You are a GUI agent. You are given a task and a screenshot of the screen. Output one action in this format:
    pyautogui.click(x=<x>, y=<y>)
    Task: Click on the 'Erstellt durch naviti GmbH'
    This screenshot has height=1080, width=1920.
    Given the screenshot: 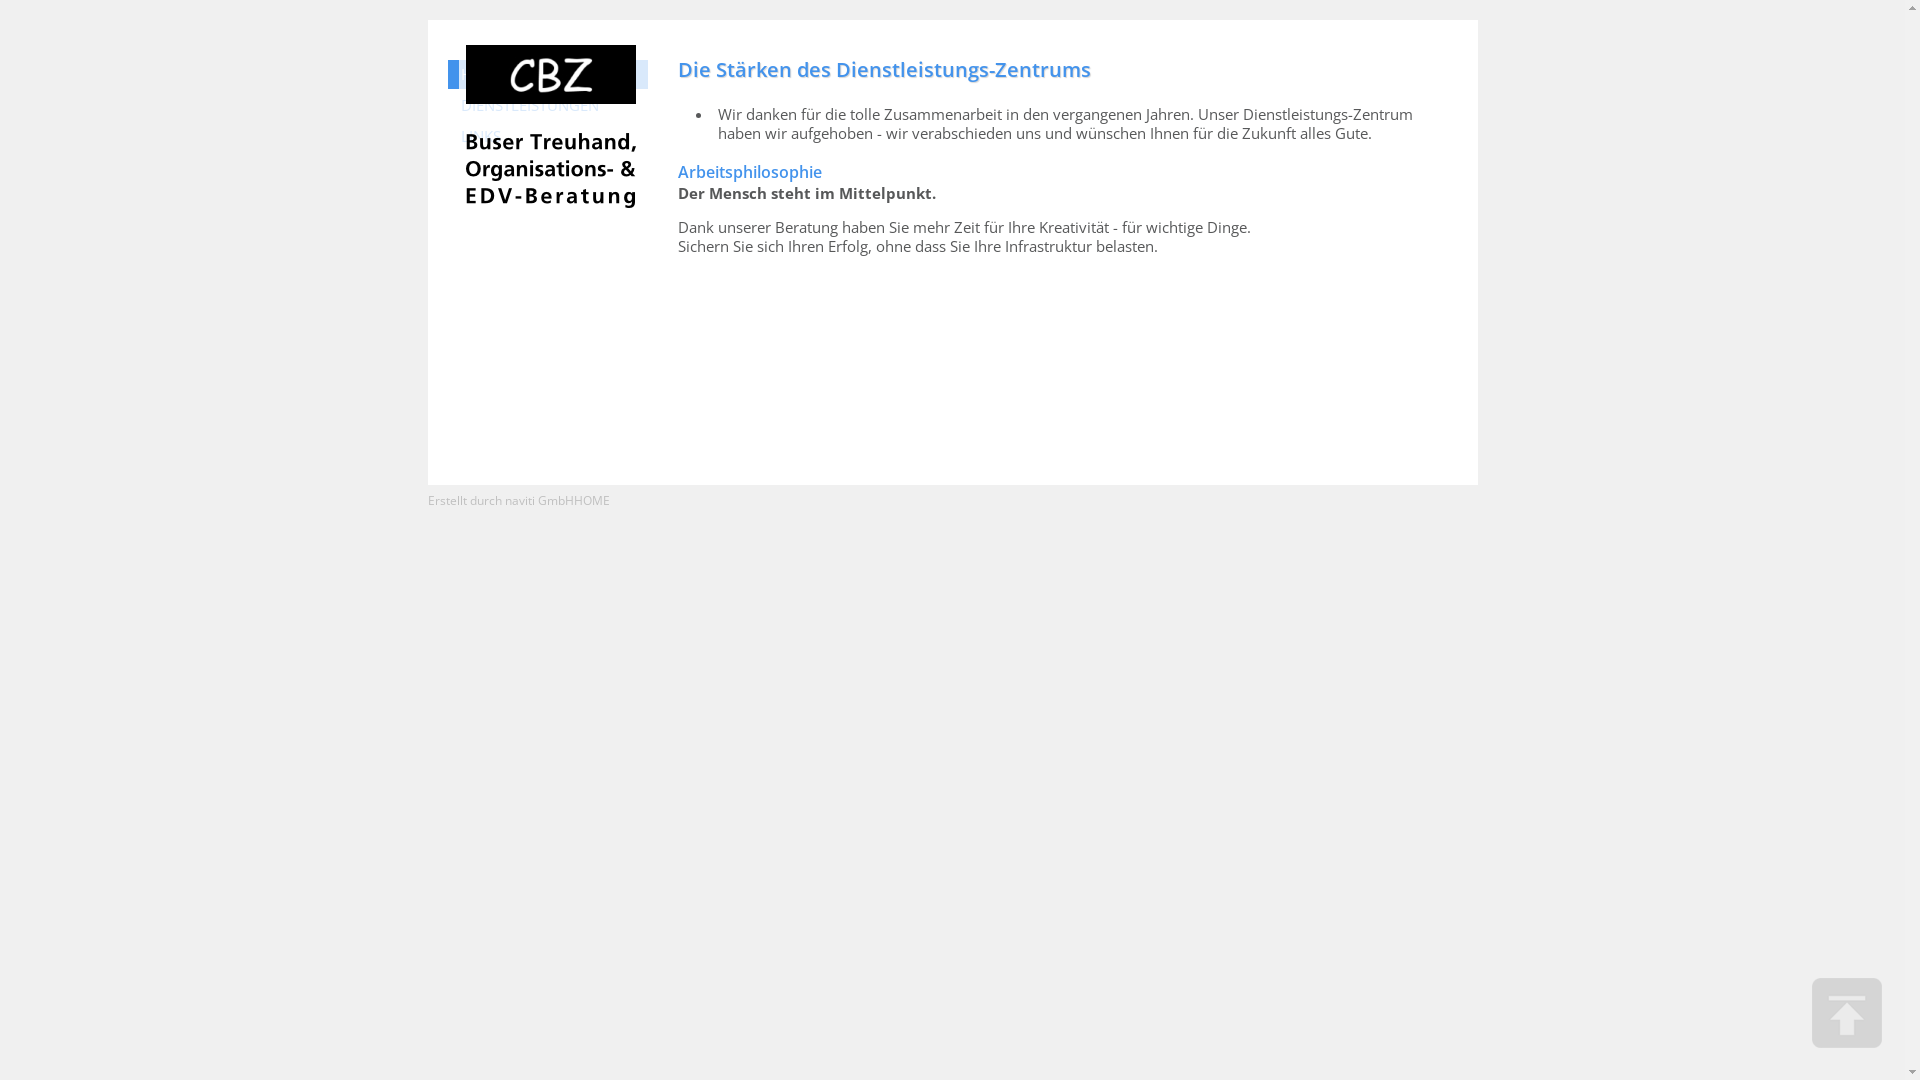 What is the action you would take?
    pyautogui.click(x=500, y=499)
    